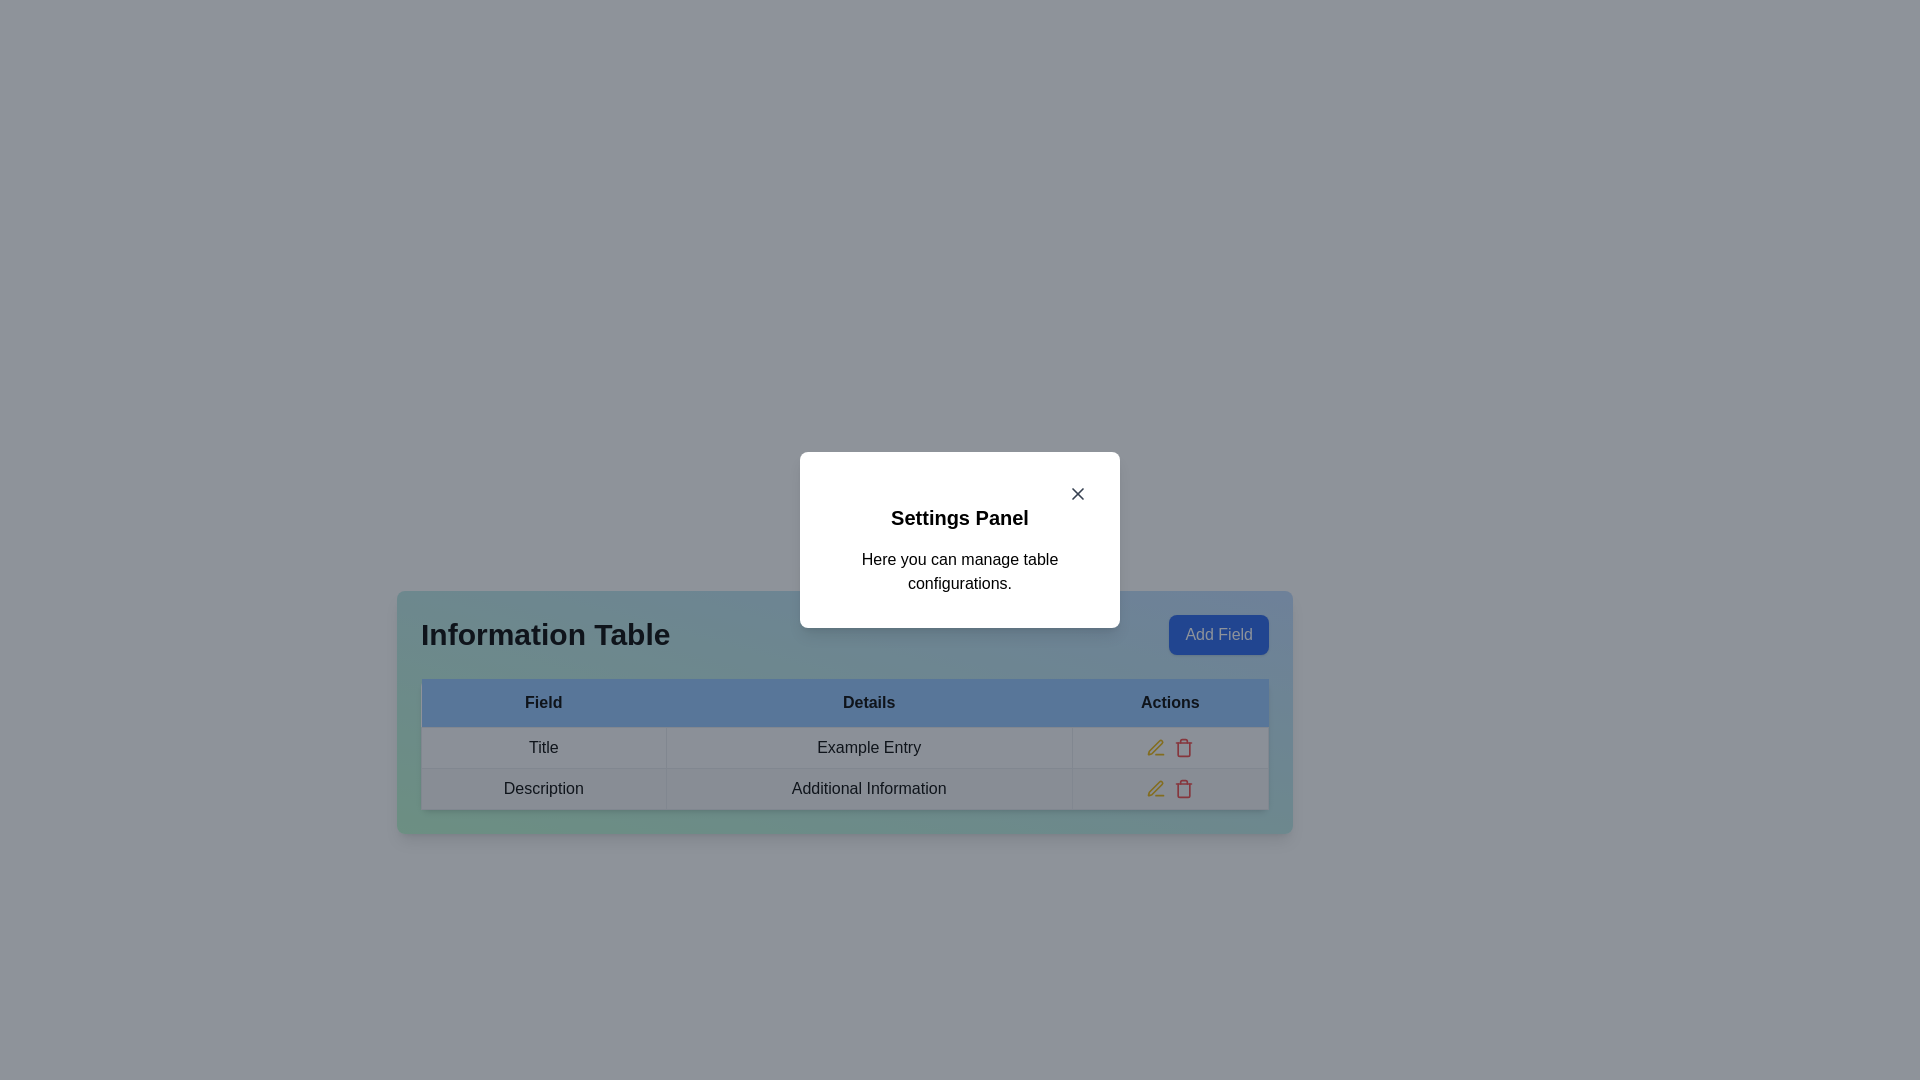  What do you see at coordinates (1156, 787) in the screenshot?
I see `the SVG-based action icon located in the 'Actions' column of the second row of the table` at bounding box center [1156, 787].